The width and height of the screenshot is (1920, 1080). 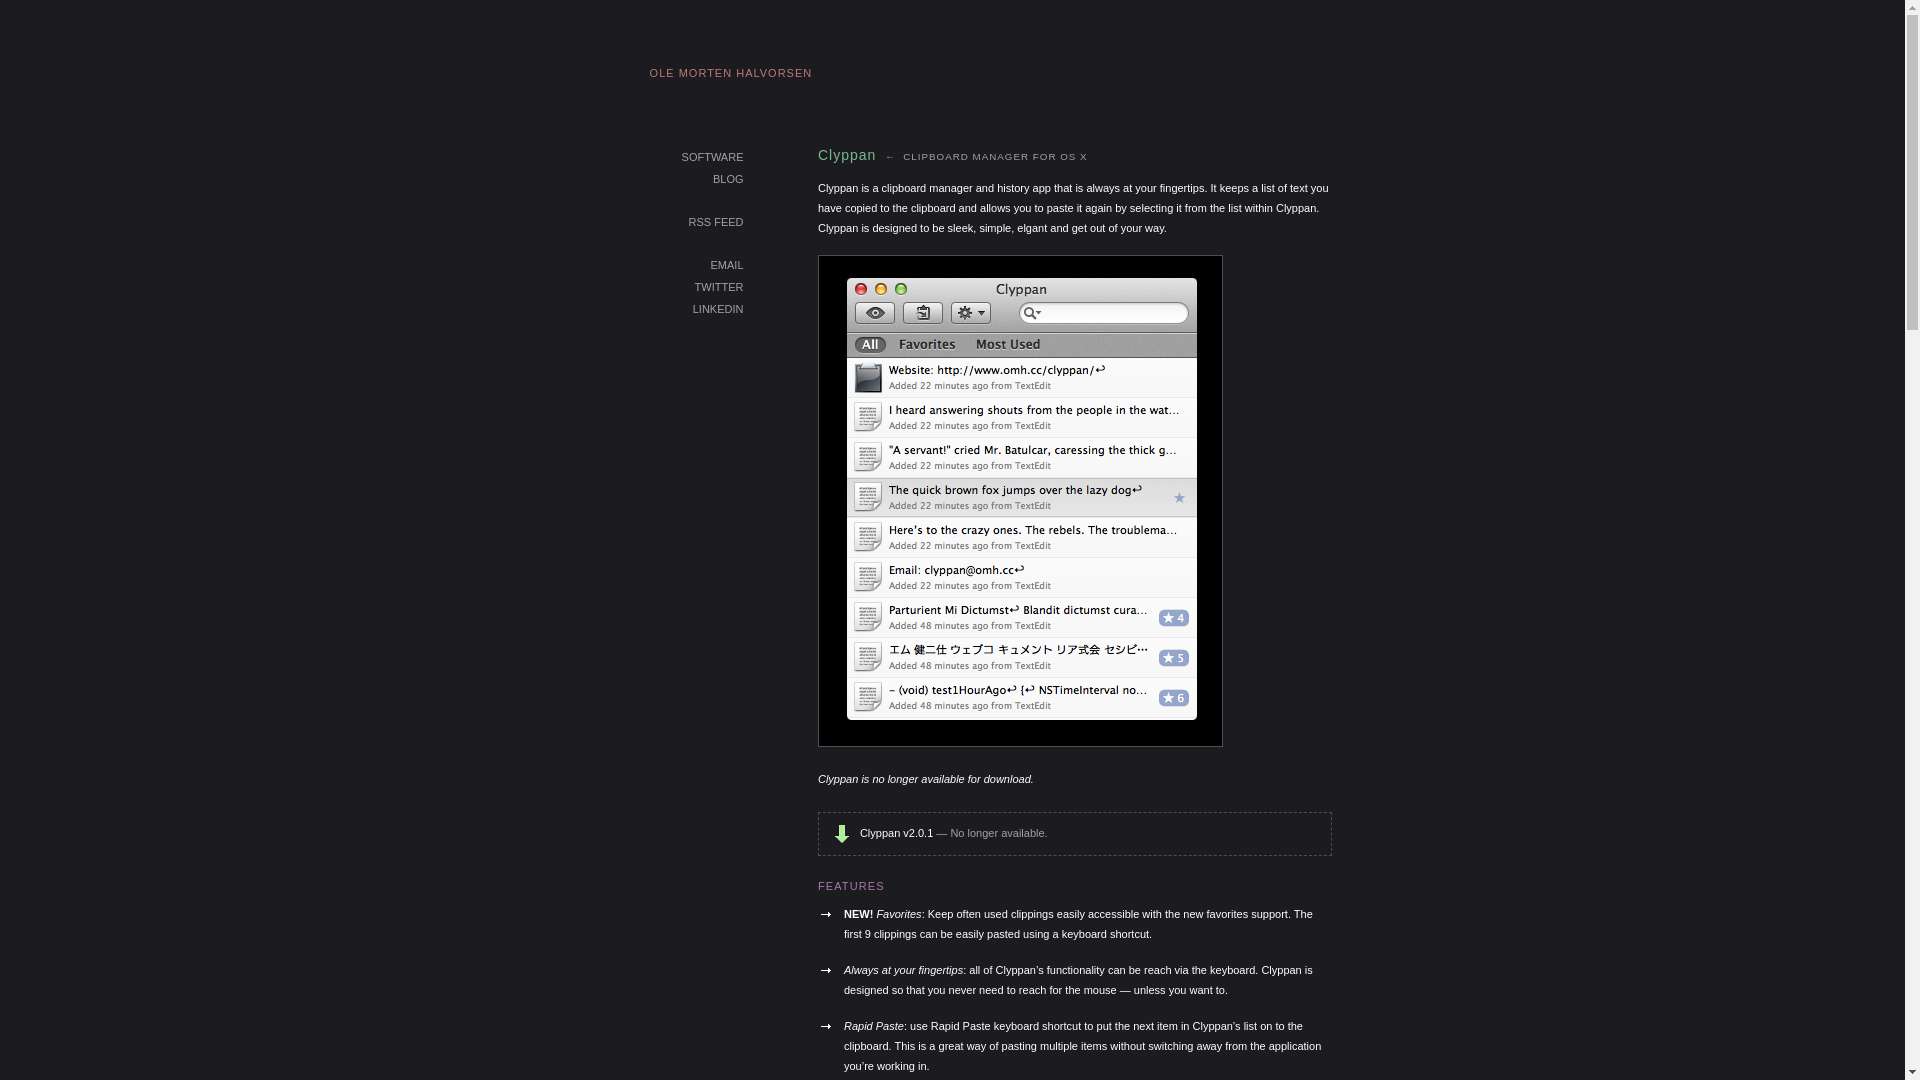 What do you see at coordinates (713, 157) in the screenshot?
I see `'SOFTWARE'` at bounding box center [713, 157].